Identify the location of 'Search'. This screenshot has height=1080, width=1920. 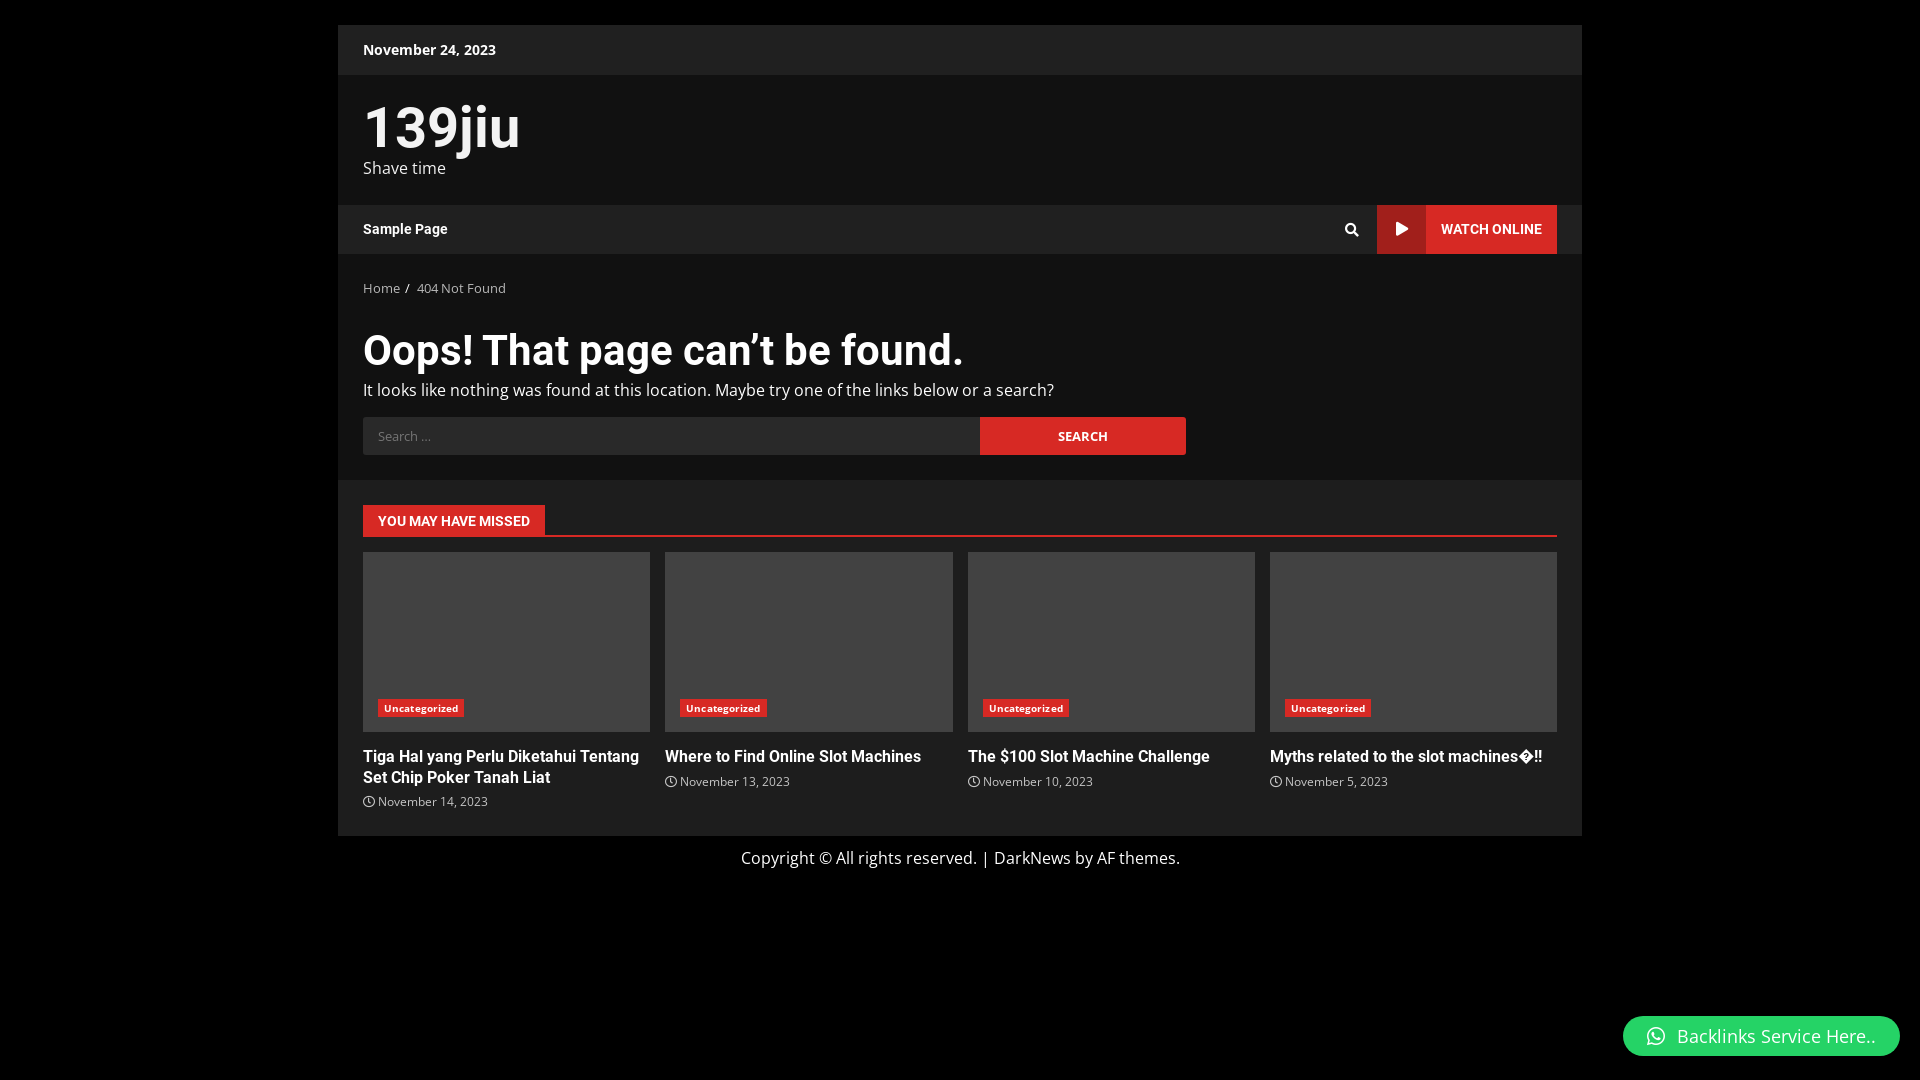
(1315, 297).